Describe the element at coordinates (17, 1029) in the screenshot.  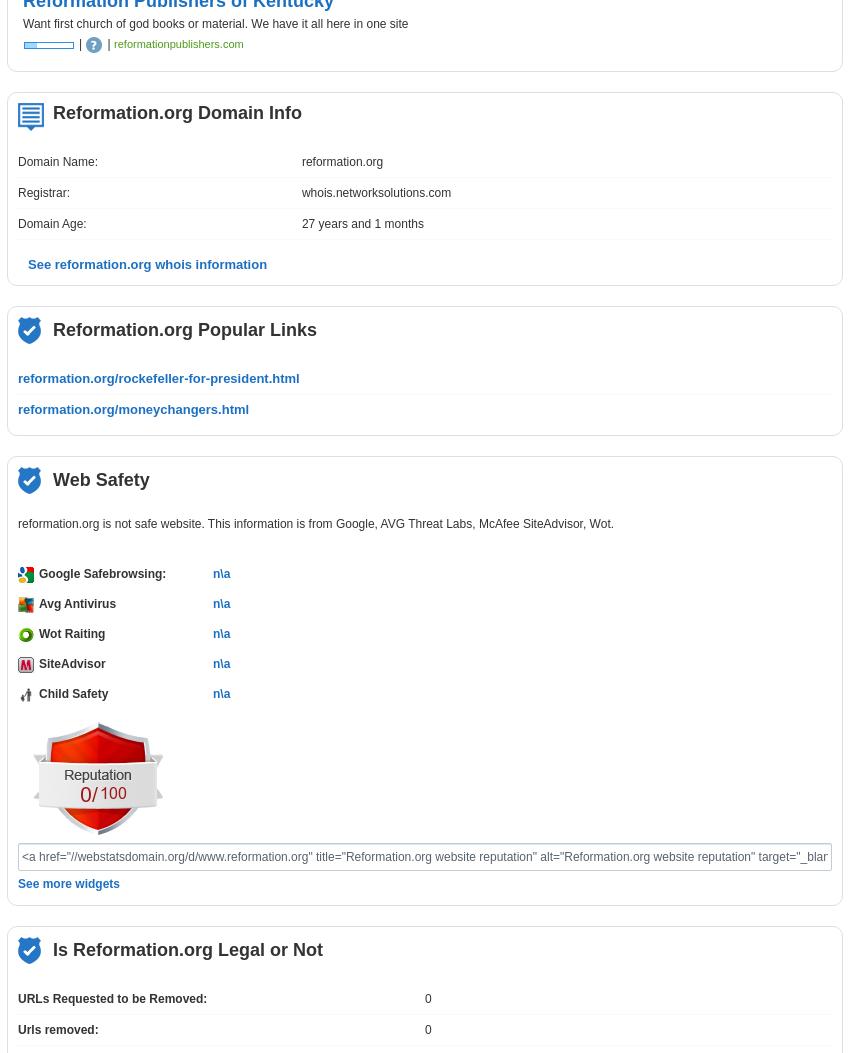
I see `'Urls removed:'` at that location.